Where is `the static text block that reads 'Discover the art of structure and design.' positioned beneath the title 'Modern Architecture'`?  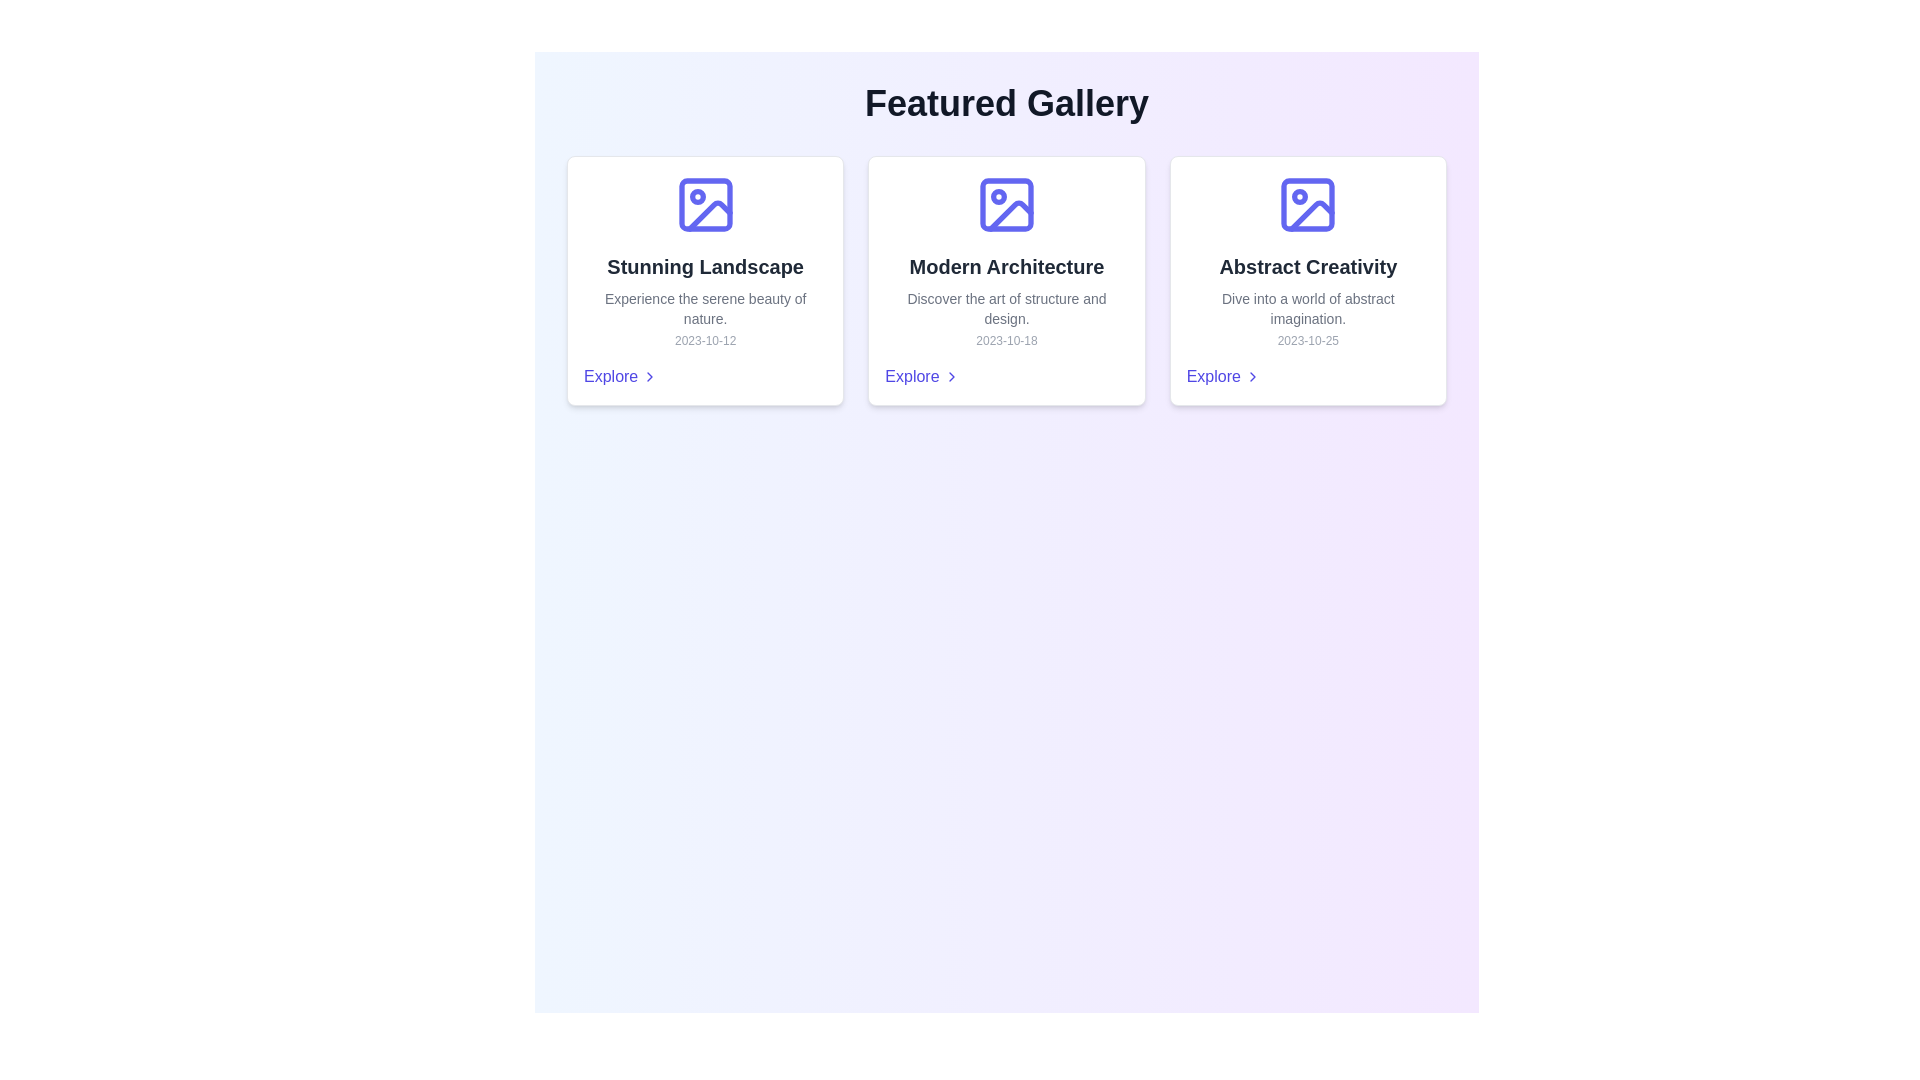 the static text block that reads 'Discover the art of structure and design.' positioned beneath the title 'Modern Architecture' is located at coordinates (1007, 308).